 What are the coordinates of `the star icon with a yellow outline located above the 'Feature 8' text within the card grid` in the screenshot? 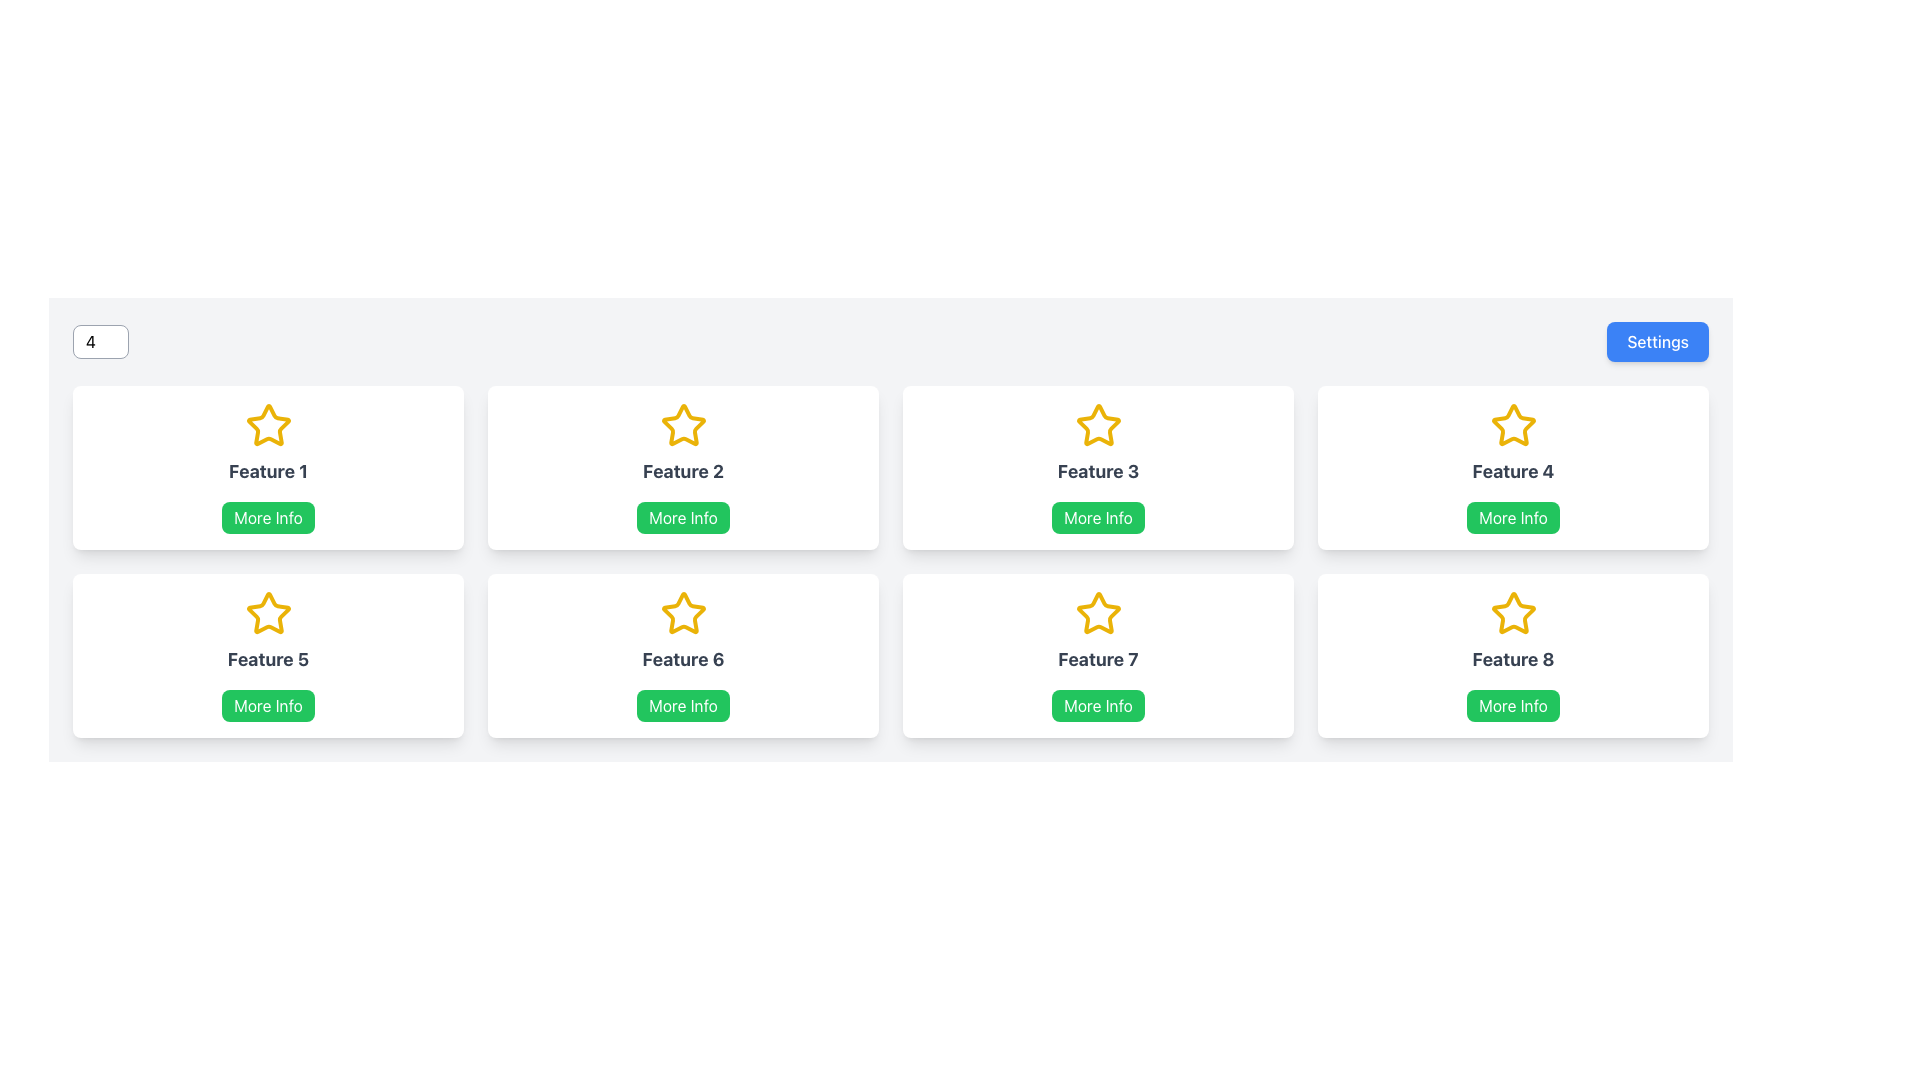 It's located at (1513, 612).